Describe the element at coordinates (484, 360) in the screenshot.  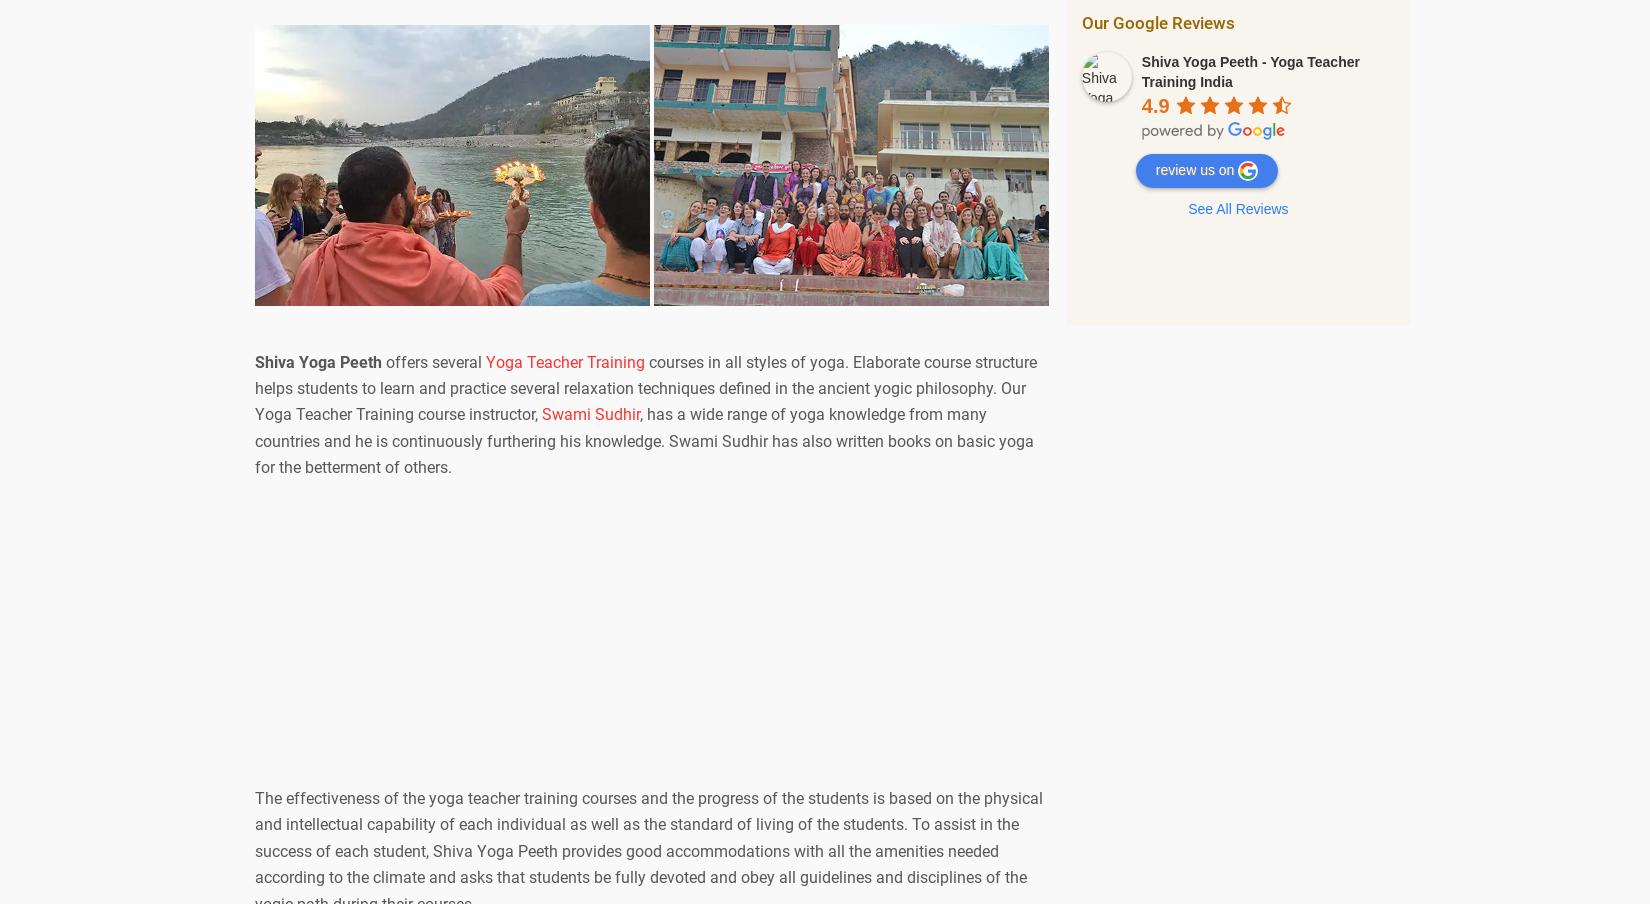
I see `'Yoga Teacher Training'` at that location.